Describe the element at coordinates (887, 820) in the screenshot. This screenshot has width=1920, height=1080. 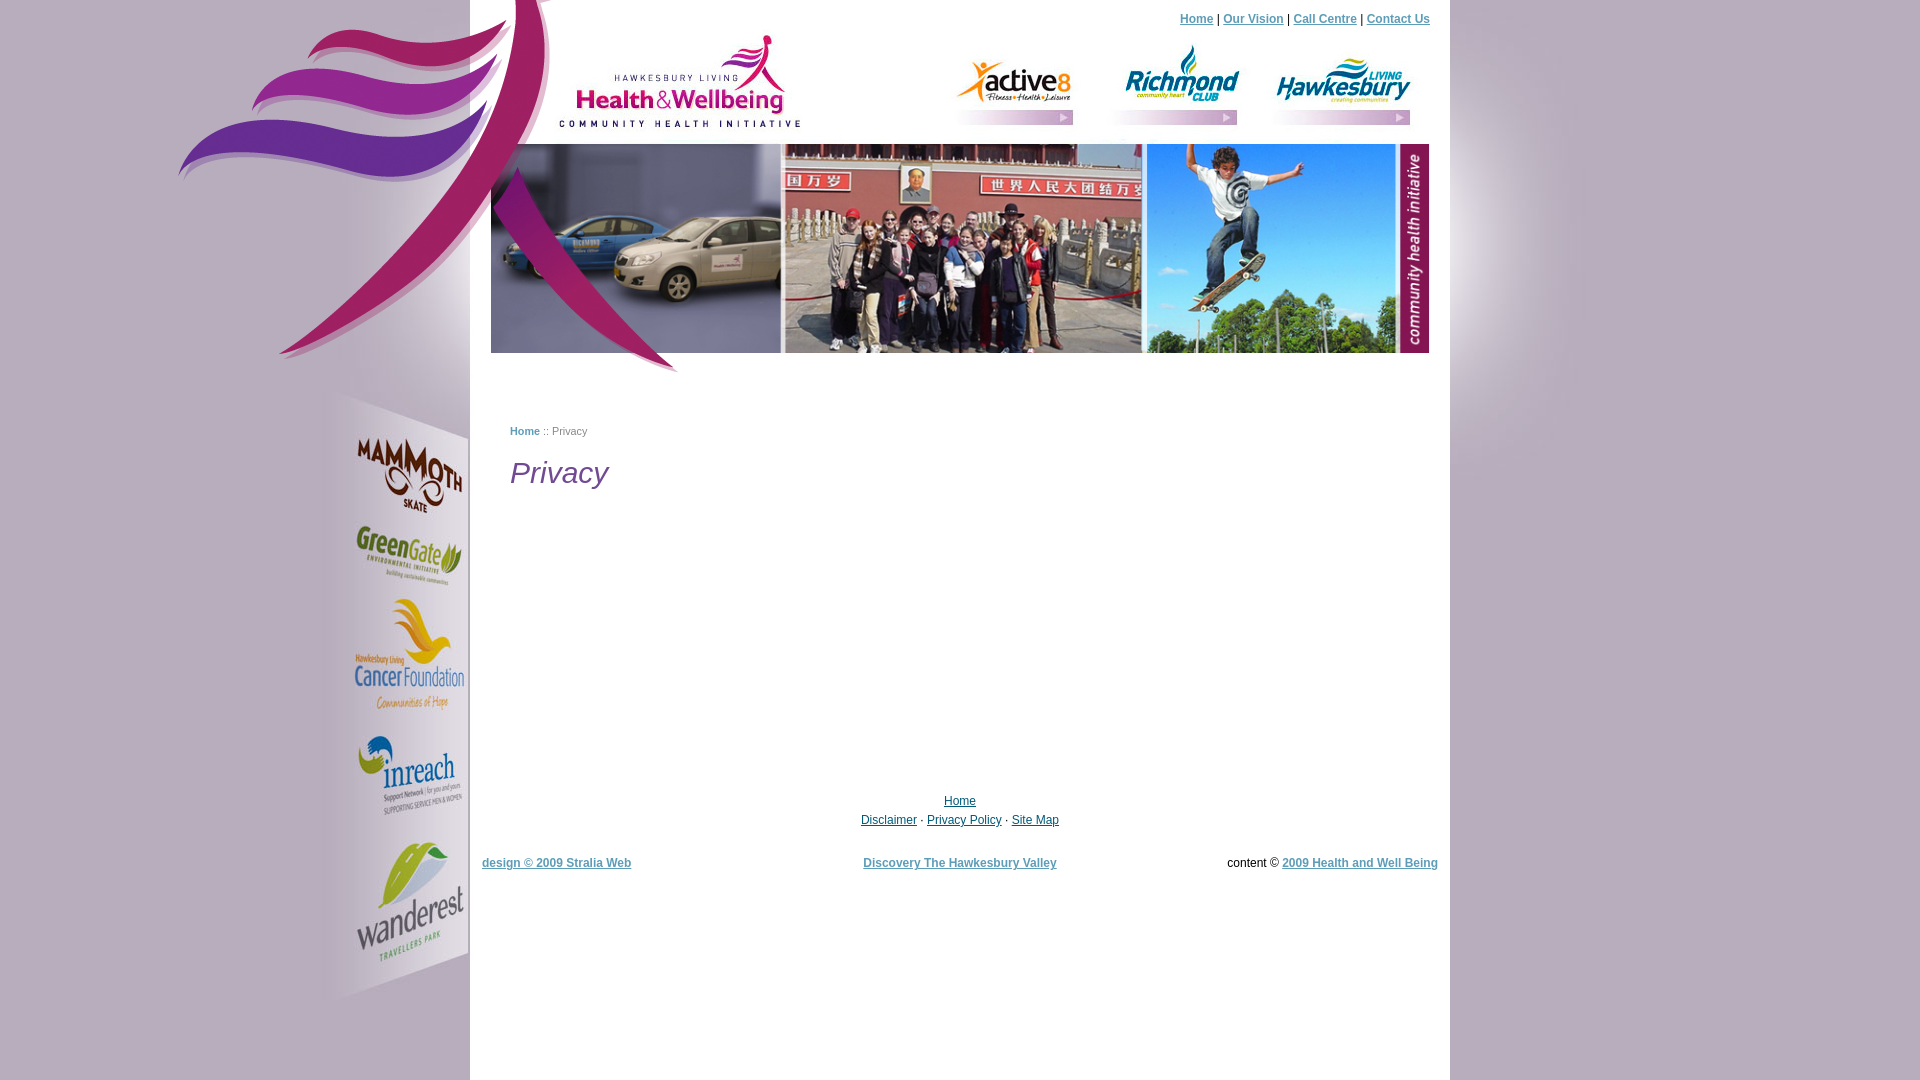
I see `'Disclaimer'` at that location.